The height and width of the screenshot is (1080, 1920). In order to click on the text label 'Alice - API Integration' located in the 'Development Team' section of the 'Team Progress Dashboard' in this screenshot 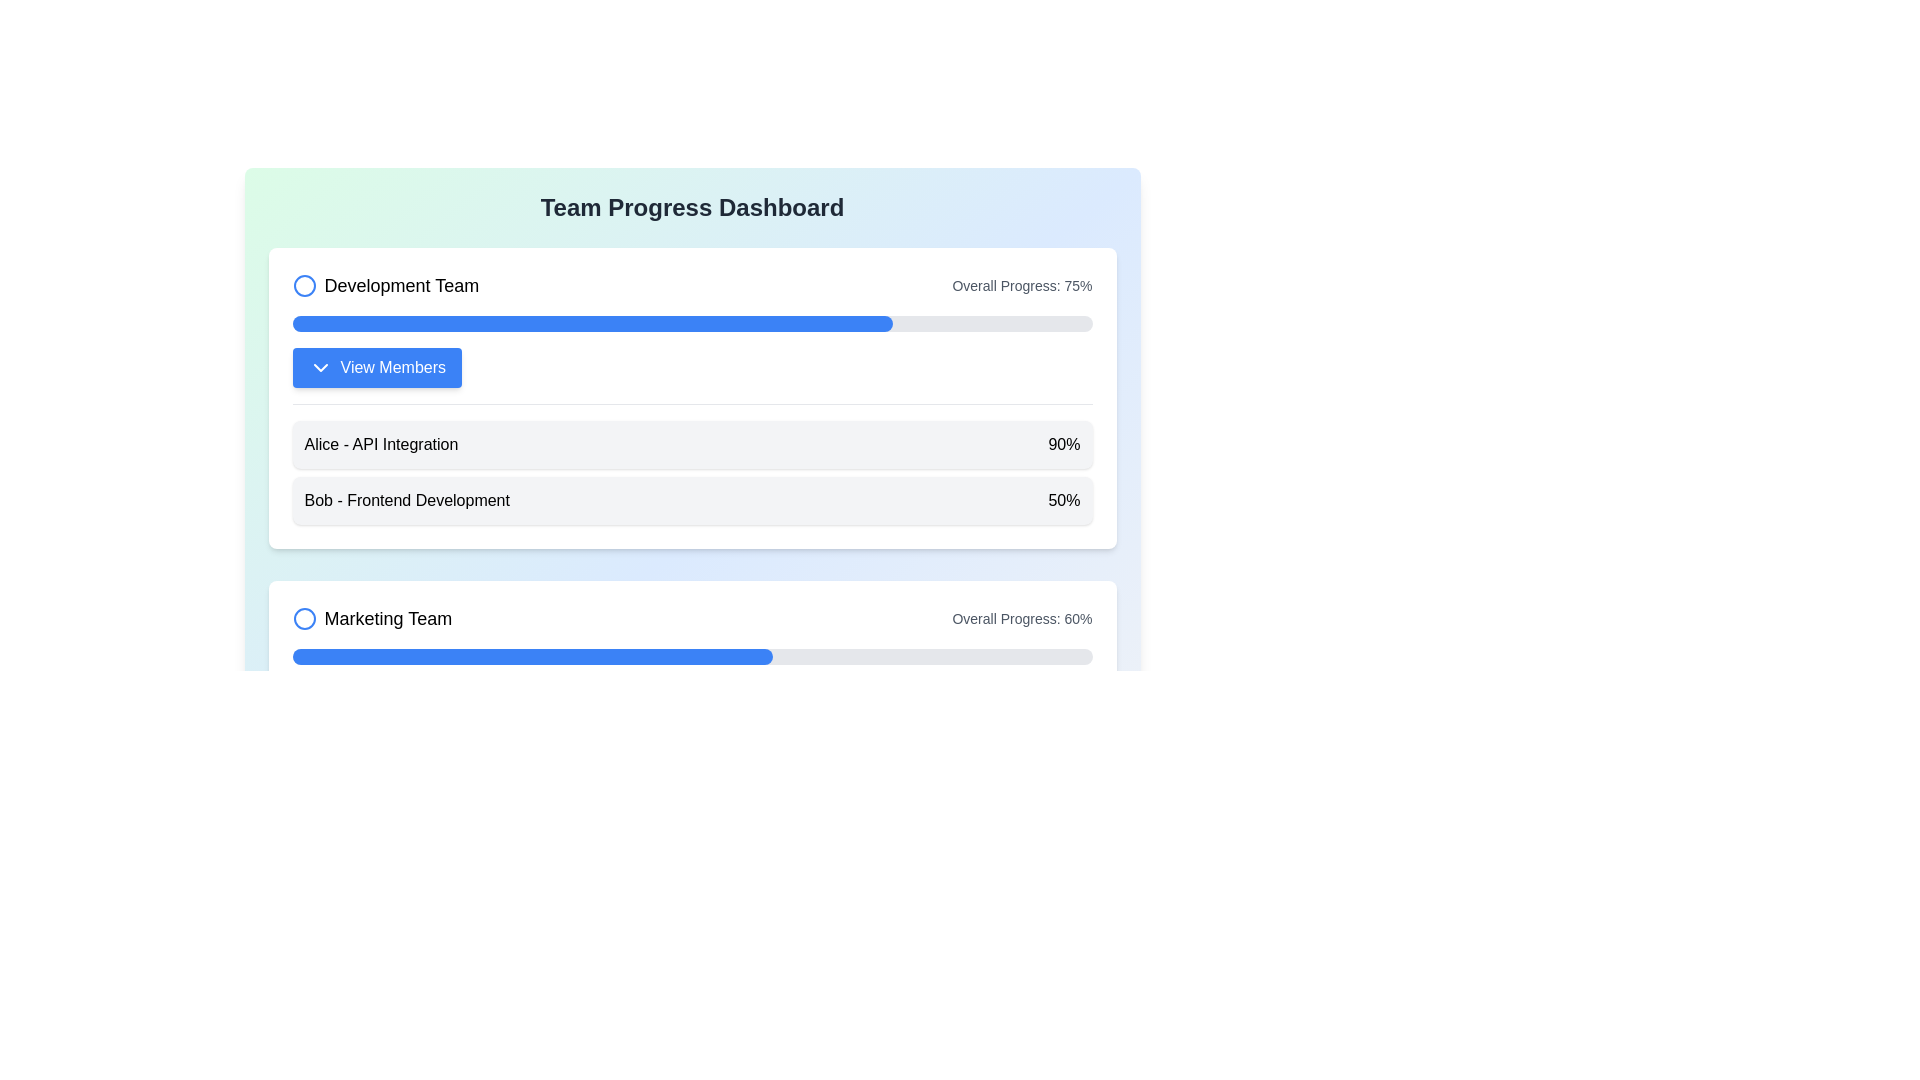, I will do `click(381, 443)`.